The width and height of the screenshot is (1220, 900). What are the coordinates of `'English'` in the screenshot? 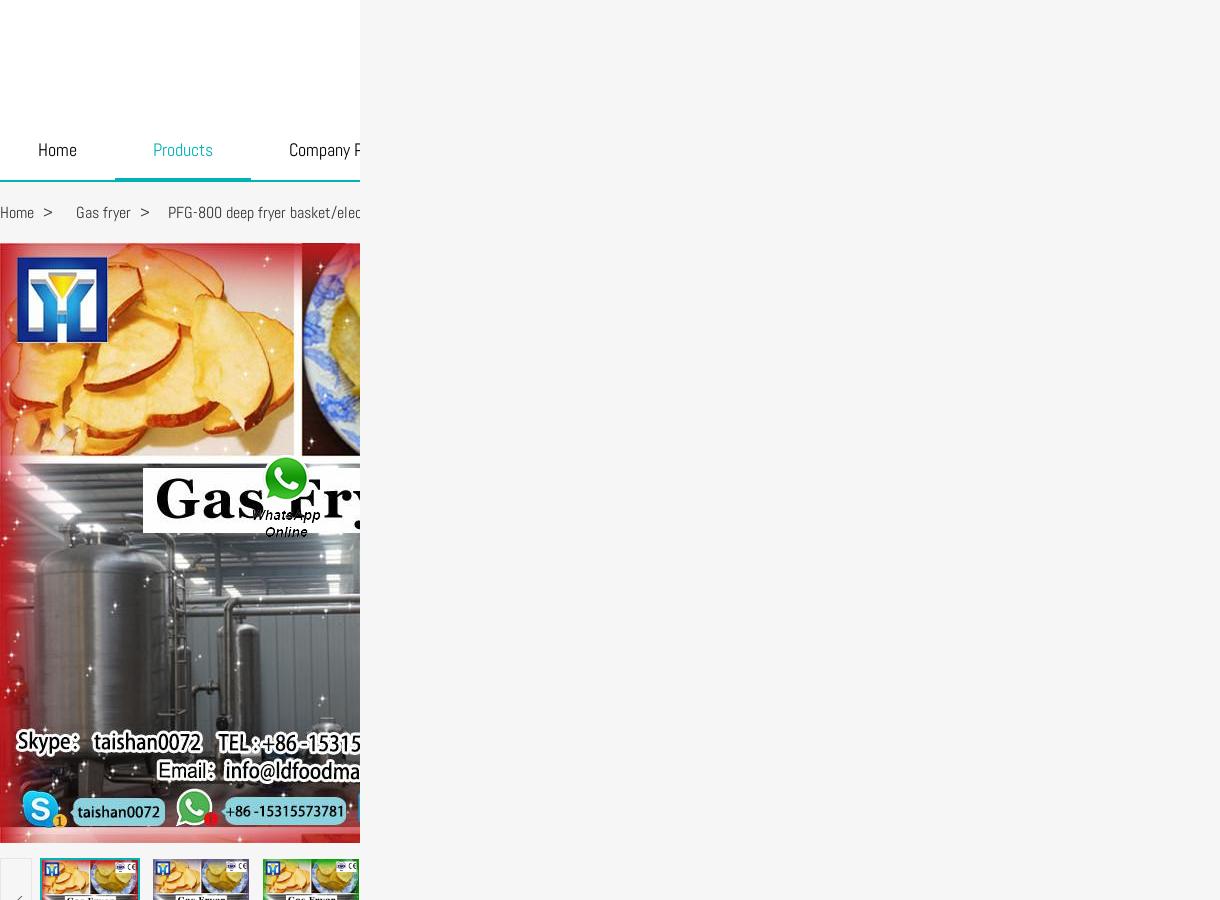 It's located at (1063, 28).